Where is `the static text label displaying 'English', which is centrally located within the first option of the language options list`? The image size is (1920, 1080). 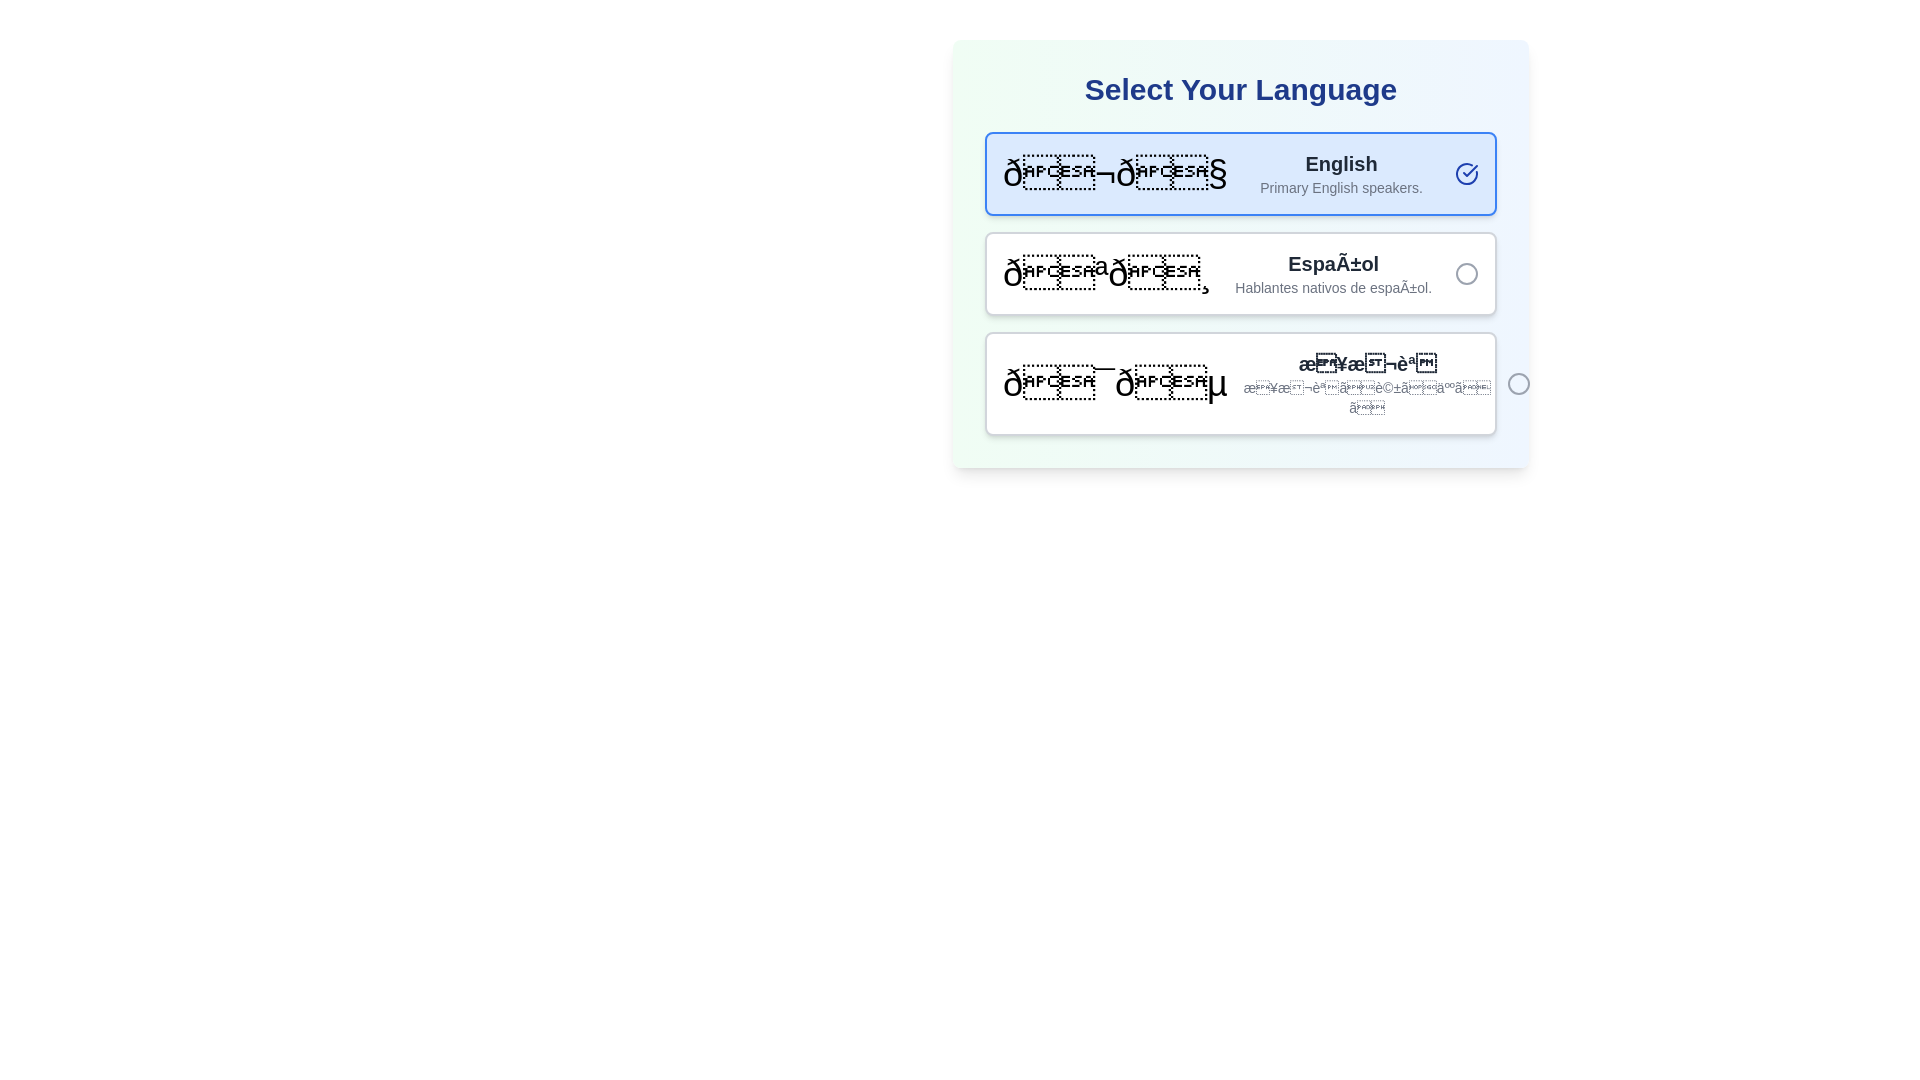
the static text label displaying 'English', which is centrally located within the first option of the language options list is located at coordinates (1341, 163).